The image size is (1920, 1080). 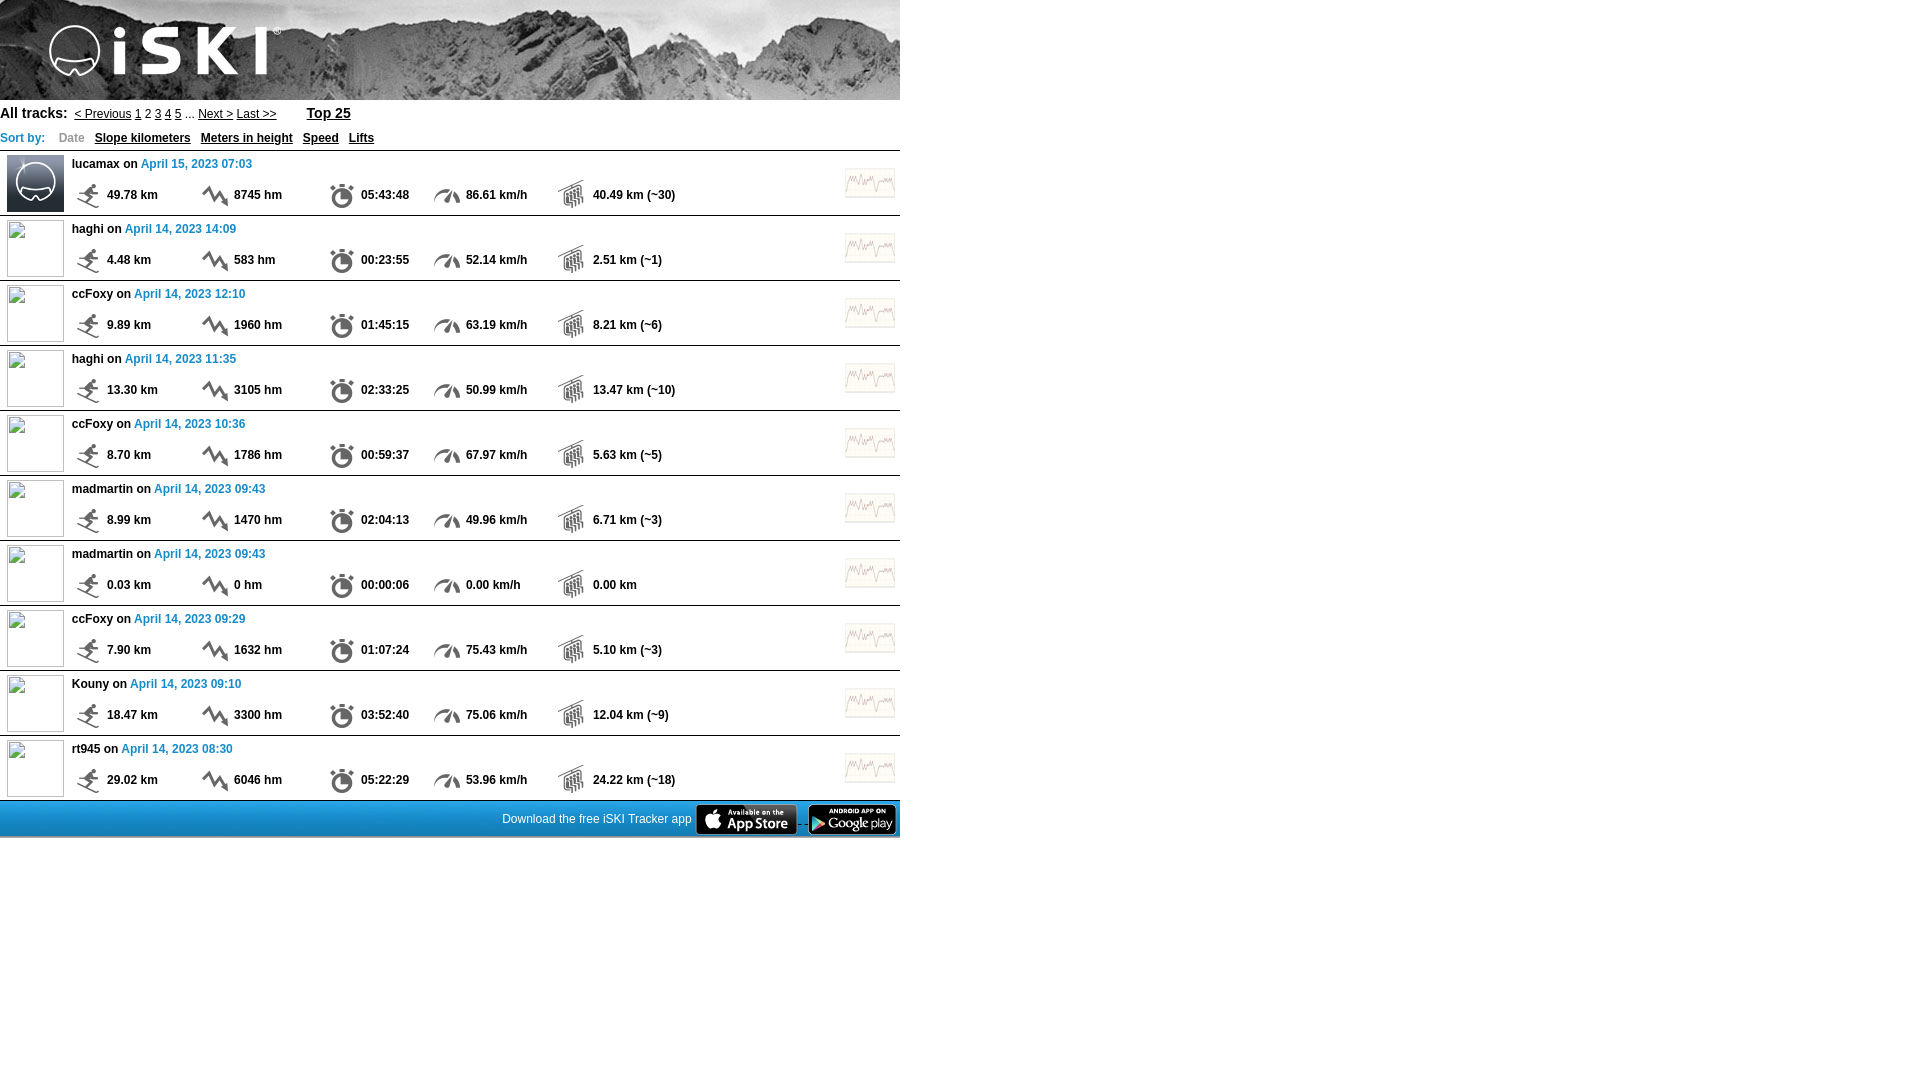 What do you see at coordinates (329, 111) in the screenshot?
I see `'Top 25'` at bounding box center [329, 111].